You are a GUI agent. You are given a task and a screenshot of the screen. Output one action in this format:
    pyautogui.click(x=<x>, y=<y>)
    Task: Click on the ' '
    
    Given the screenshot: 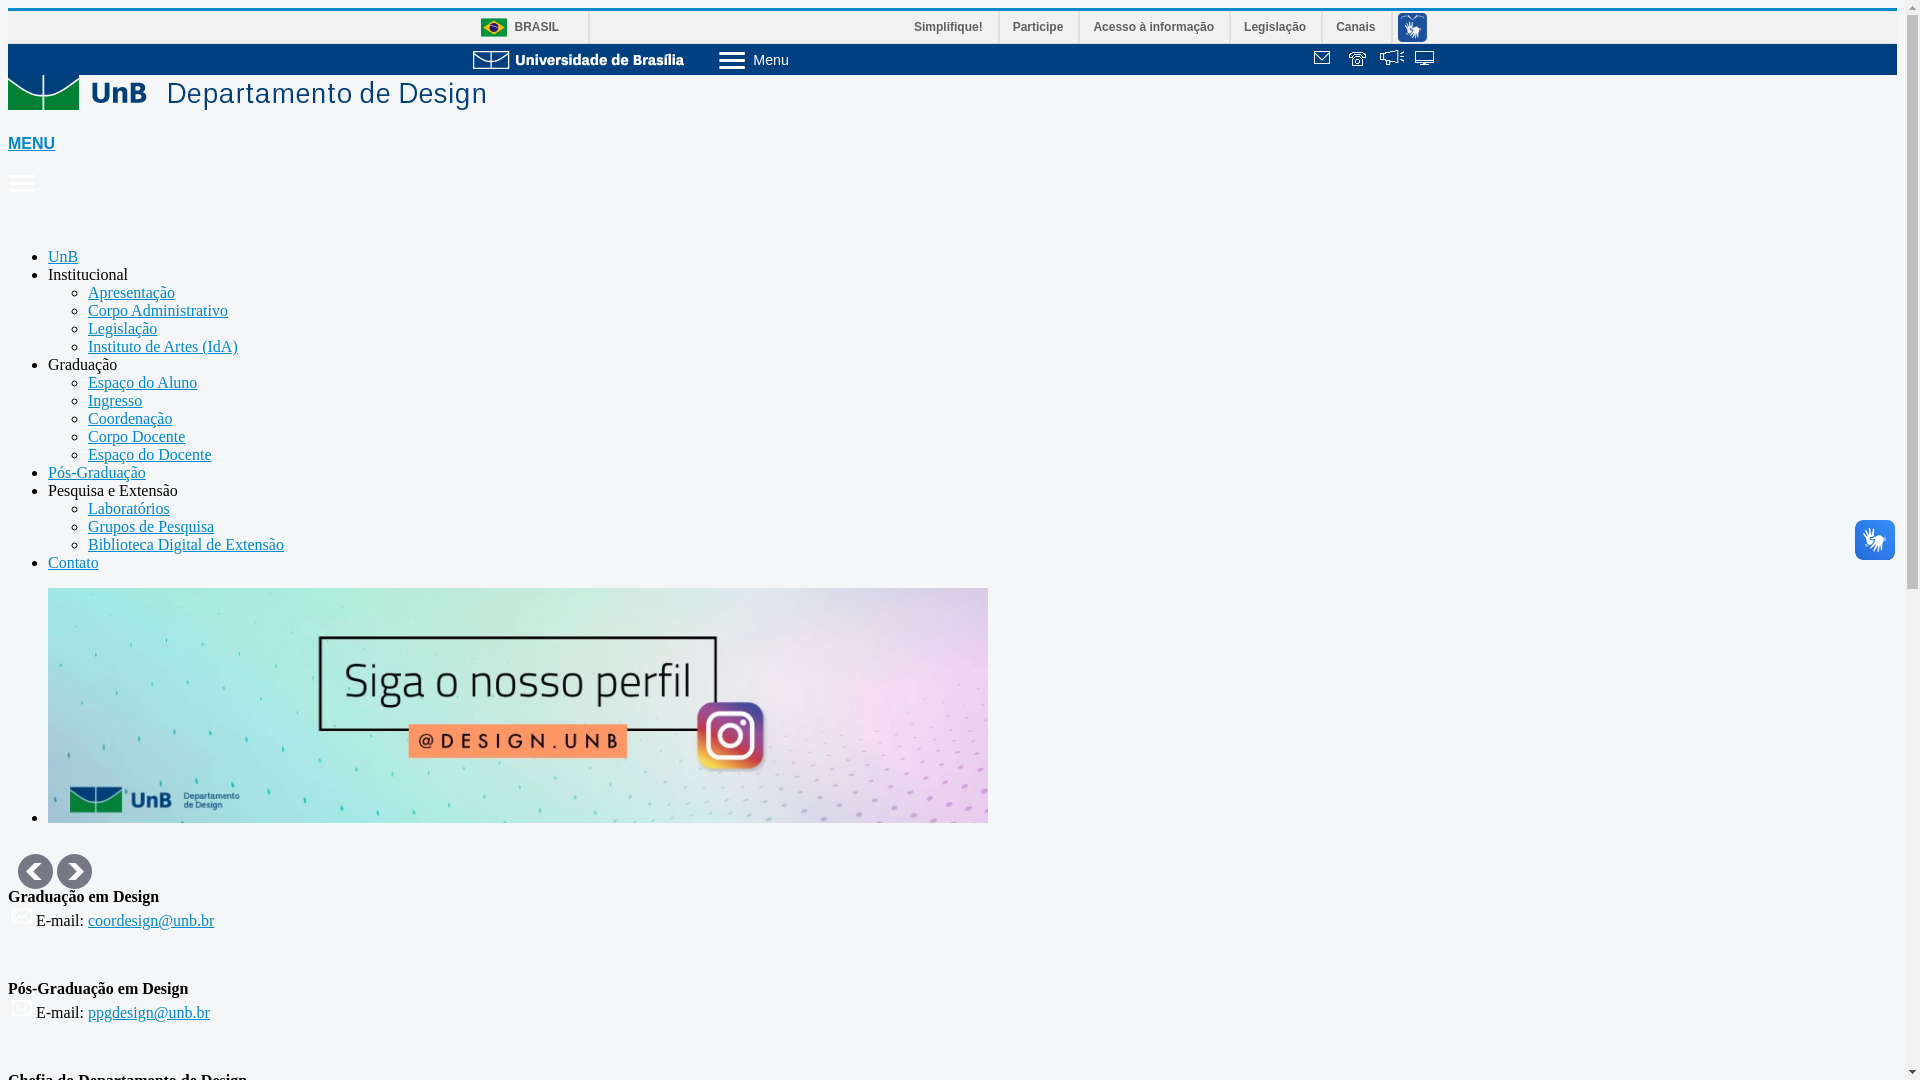 What is the action you would take?
    pyautogui.click(x=1358, y=59)
    